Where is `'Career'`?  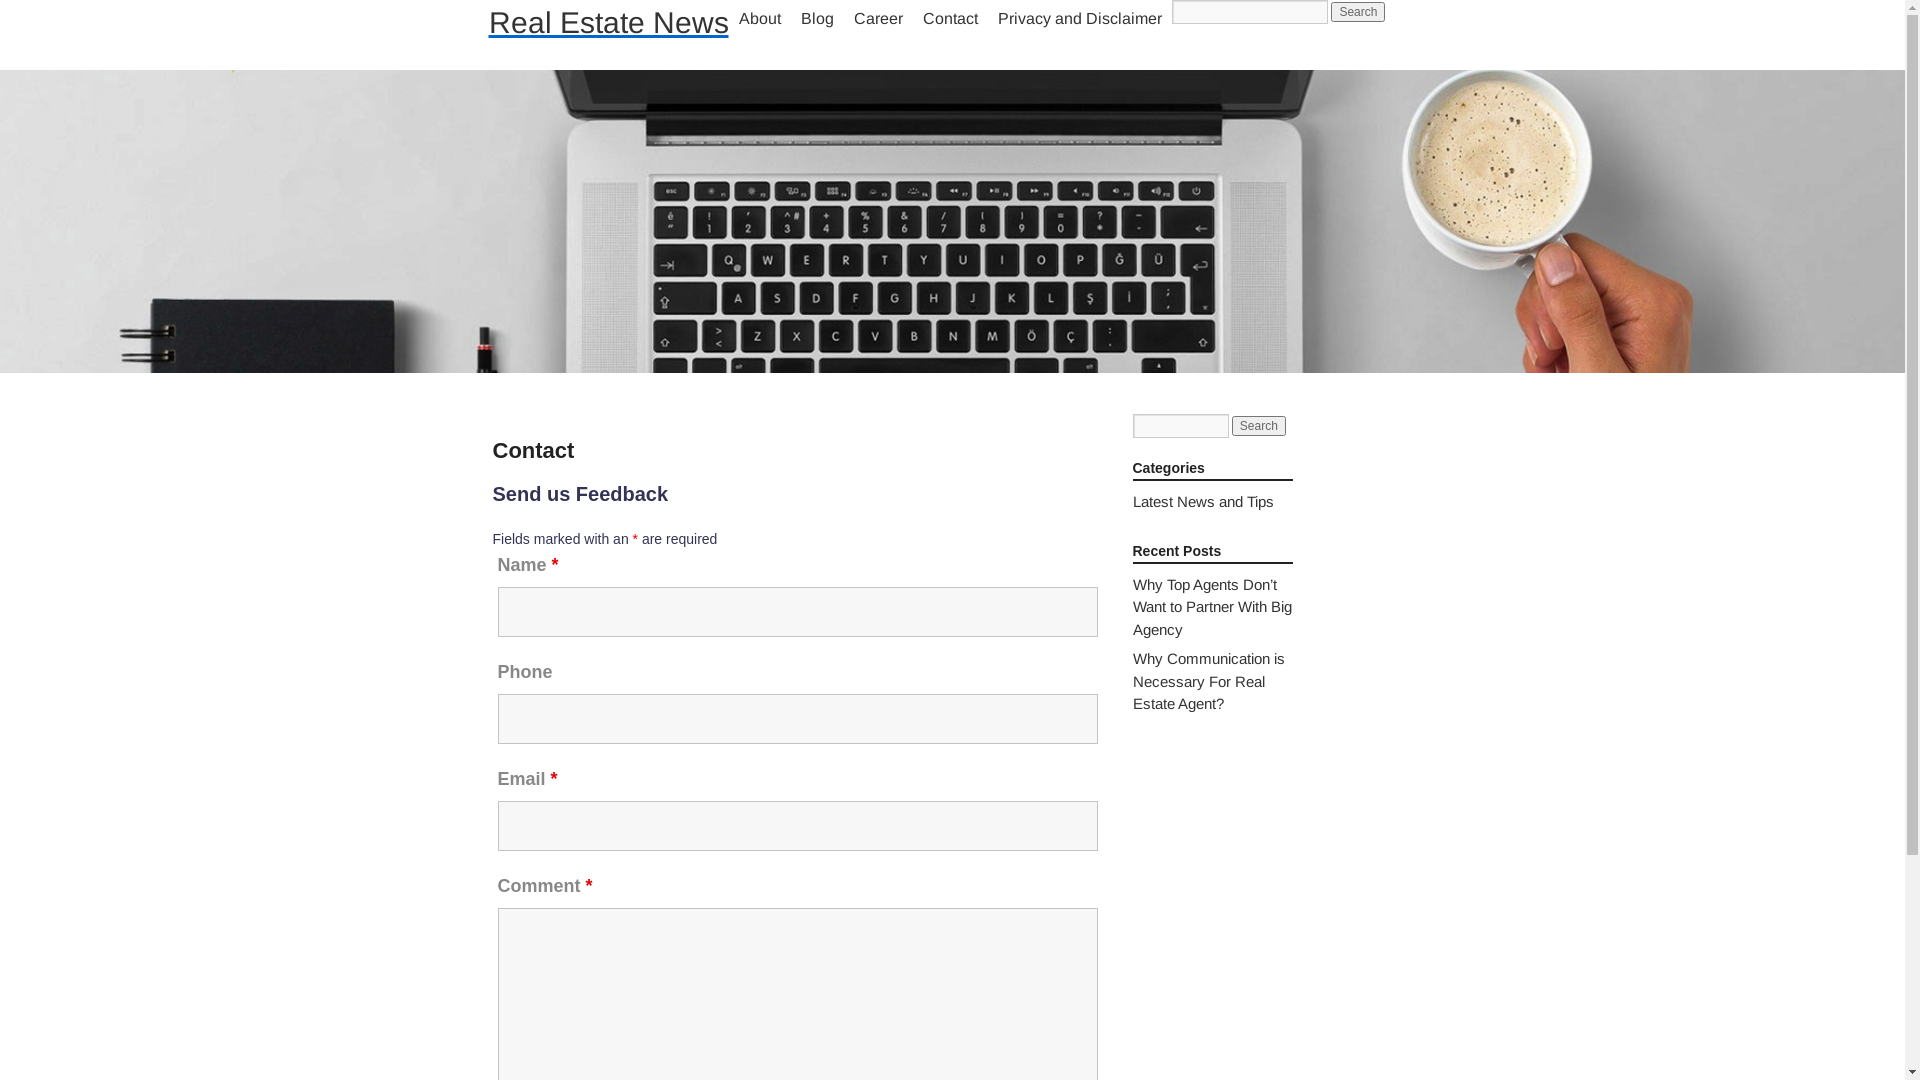 'Career' is located at coordinates (844, 19).